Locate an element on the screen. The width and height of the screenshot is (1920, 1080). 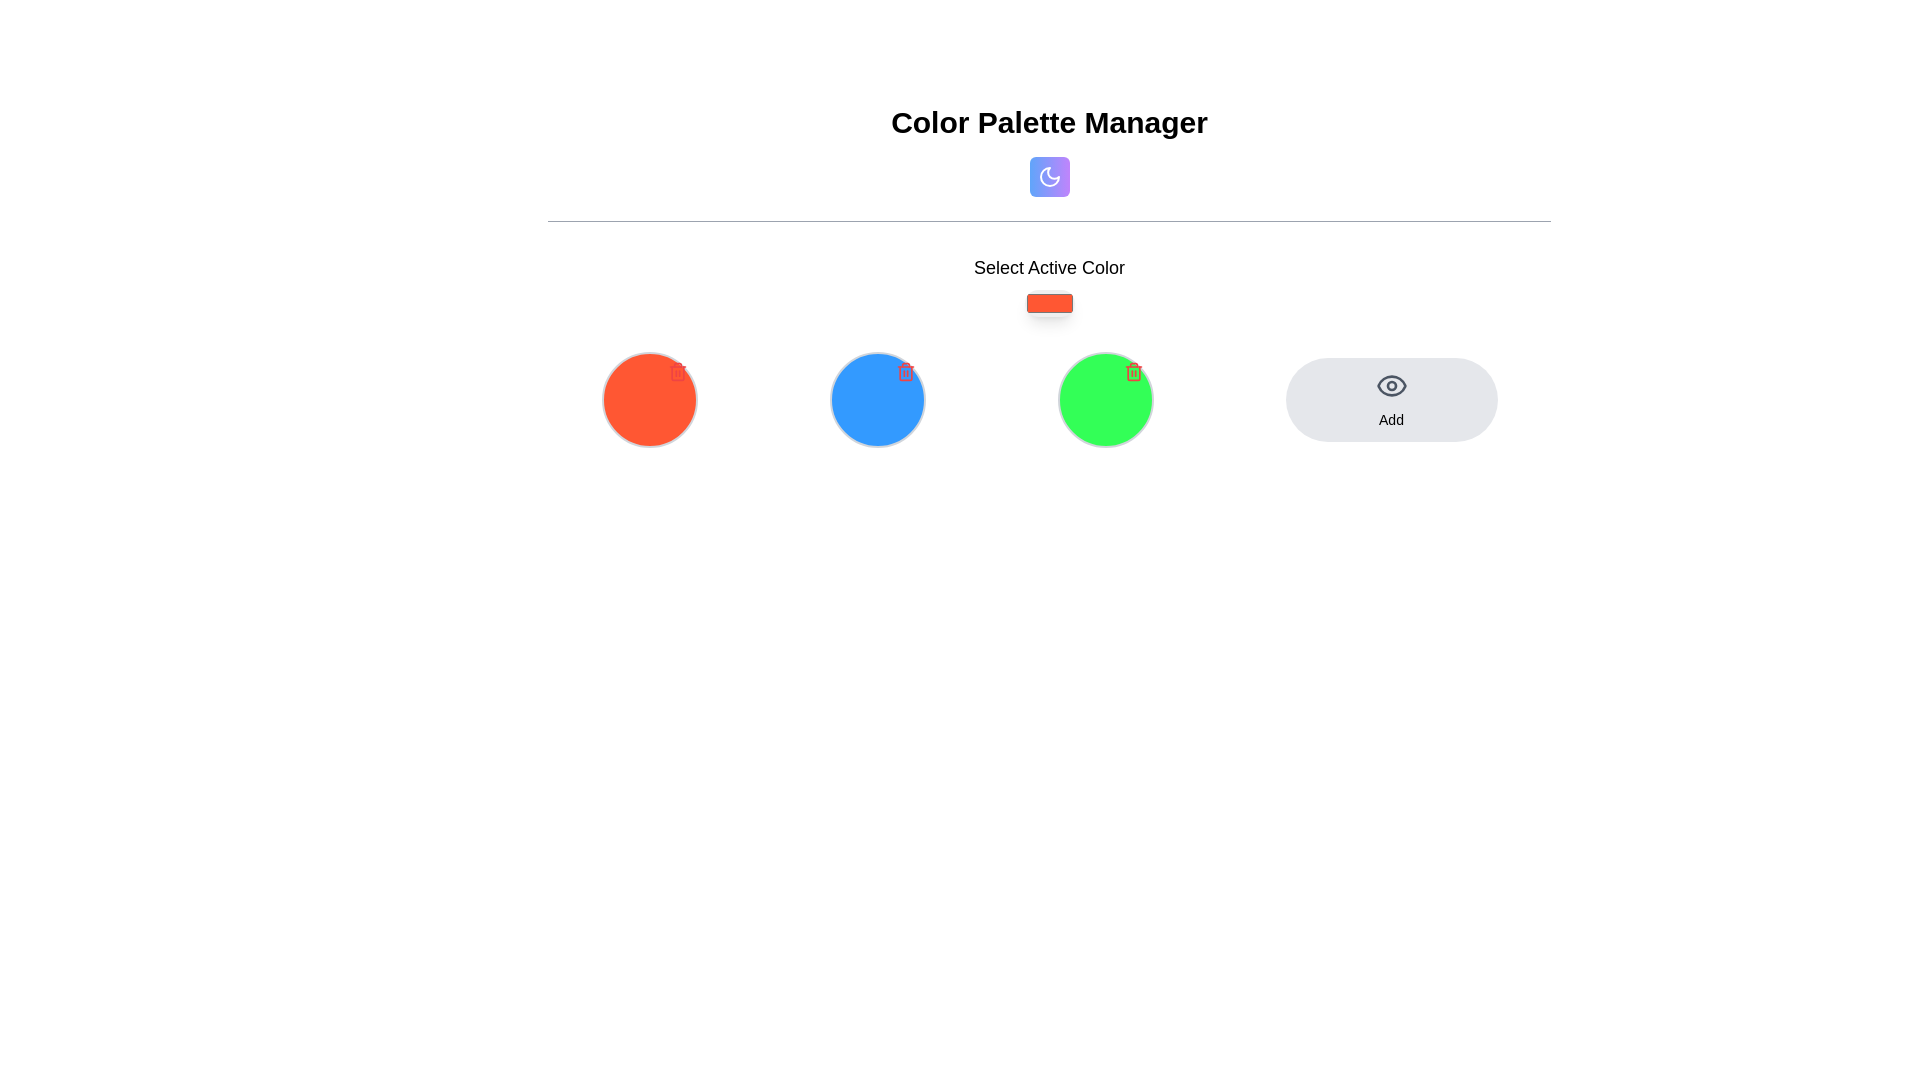
the Eye icon, which is a circular gray visibility icon located within the 'Add' button on the right side of a row of color circles is located at coordinates (1390, 385).